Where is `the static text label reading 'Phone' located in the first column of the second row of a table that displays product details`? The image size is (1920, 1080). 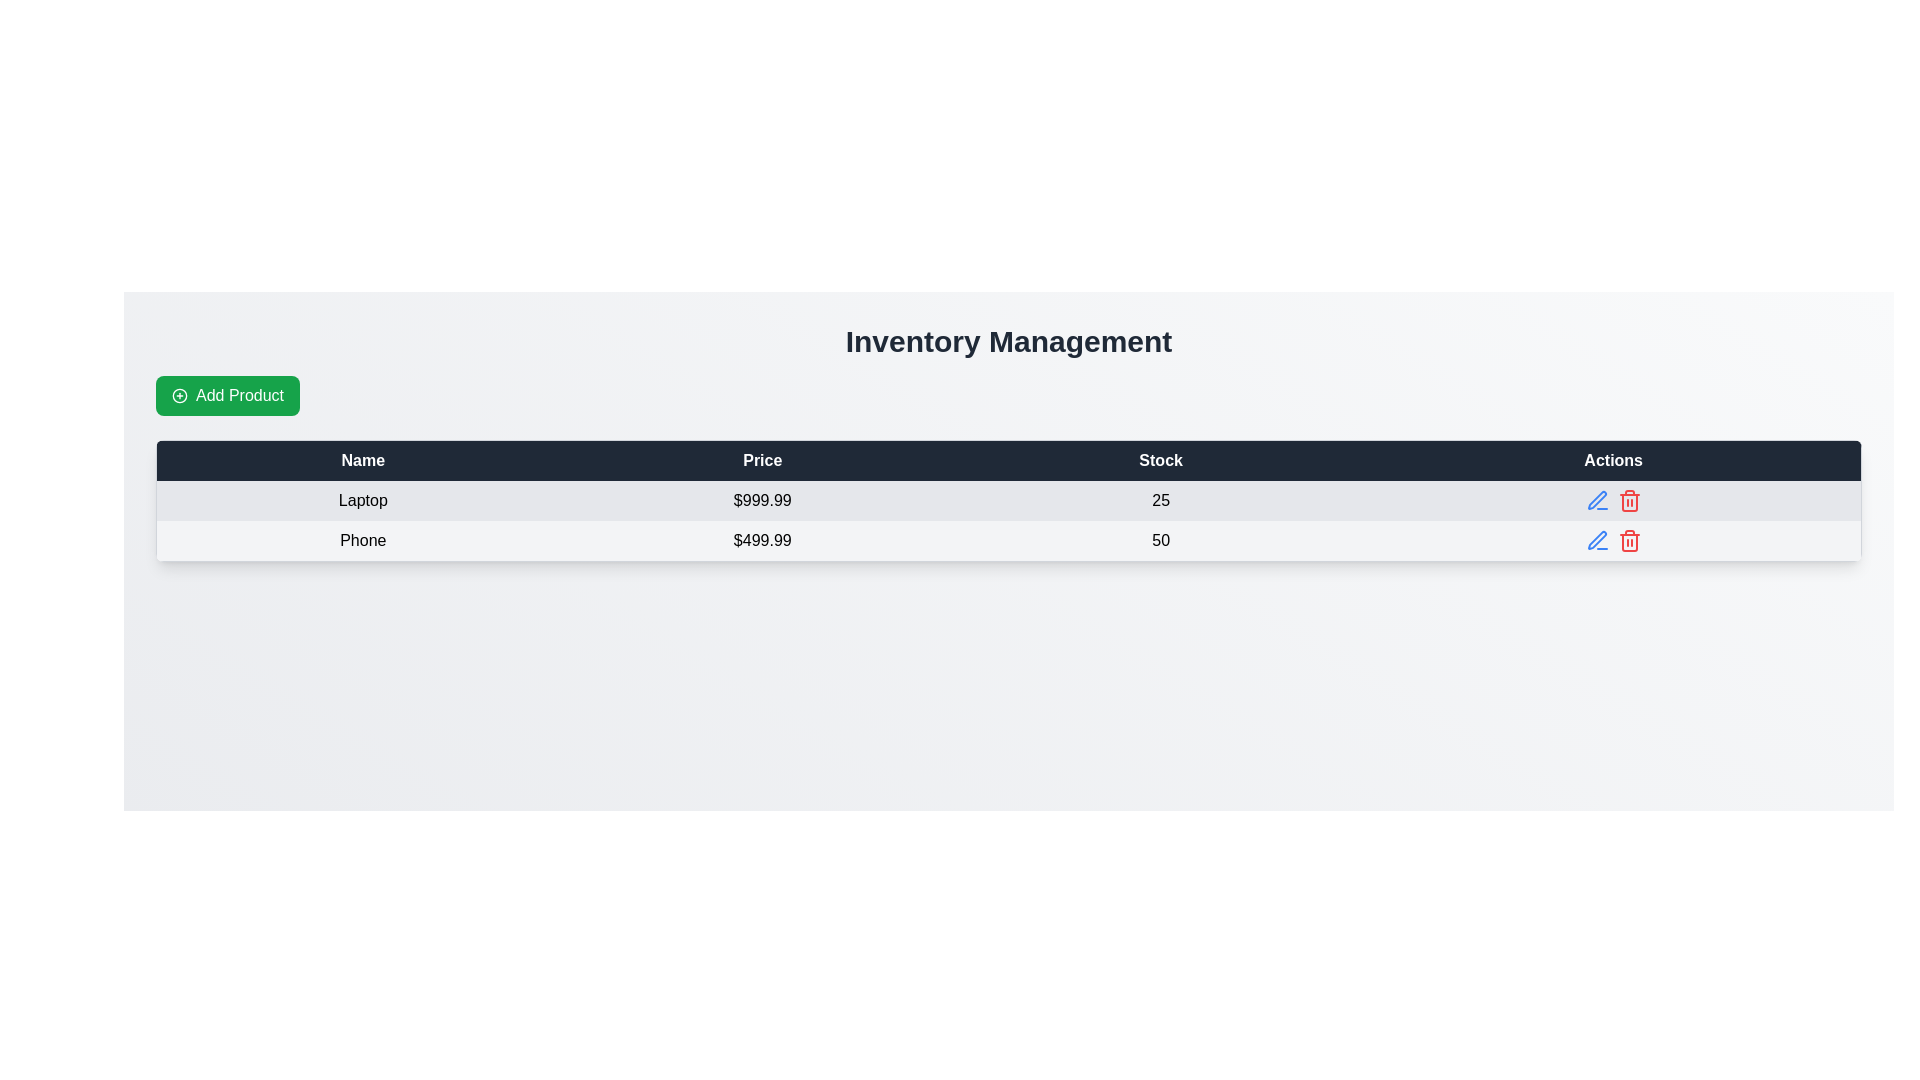 the static text label reading 'Phone' located in the first column of the second row of a table that displays product details is located at coordinates (363, 541).